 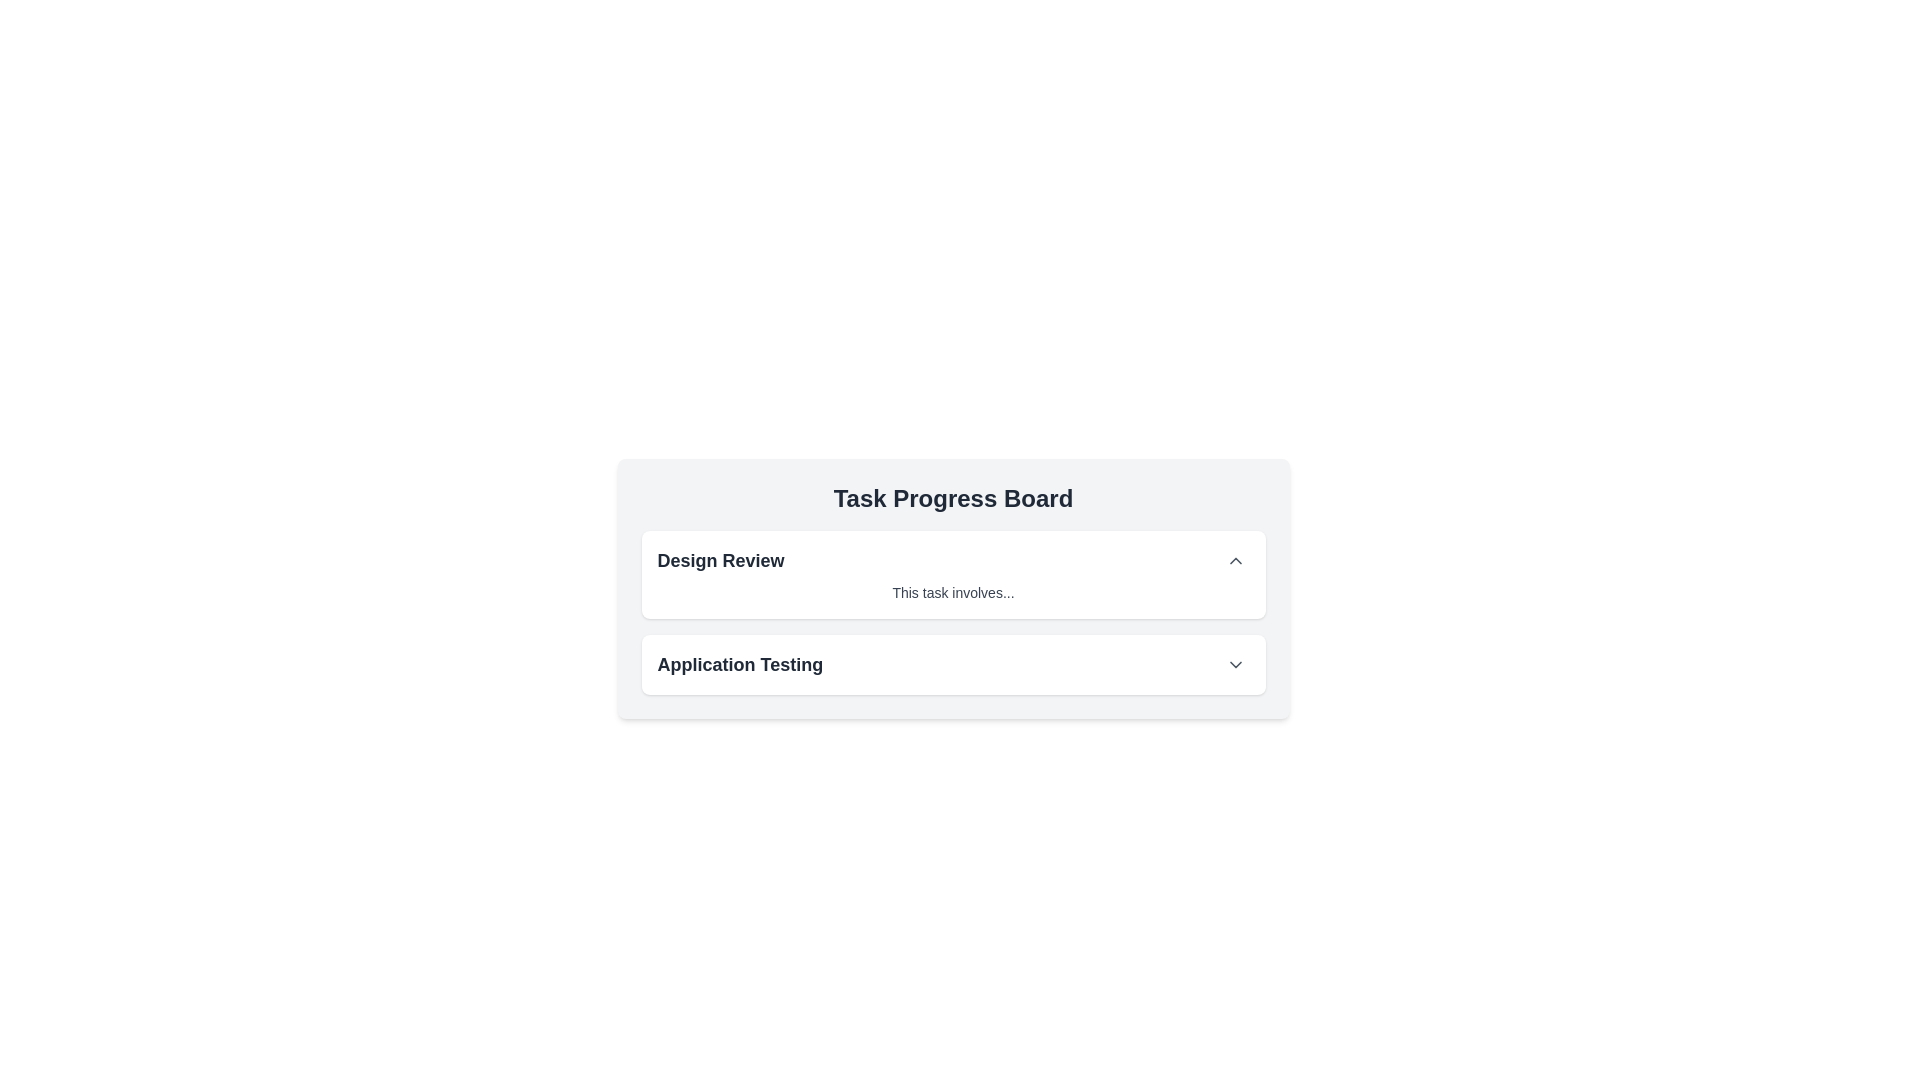 What do you see at coordinates (1234, 560) in the screenshot?
I see `the upward-pointing chevron icon in the top-right corner of the 'Design Review' section` at bounding box center [1234, 560].